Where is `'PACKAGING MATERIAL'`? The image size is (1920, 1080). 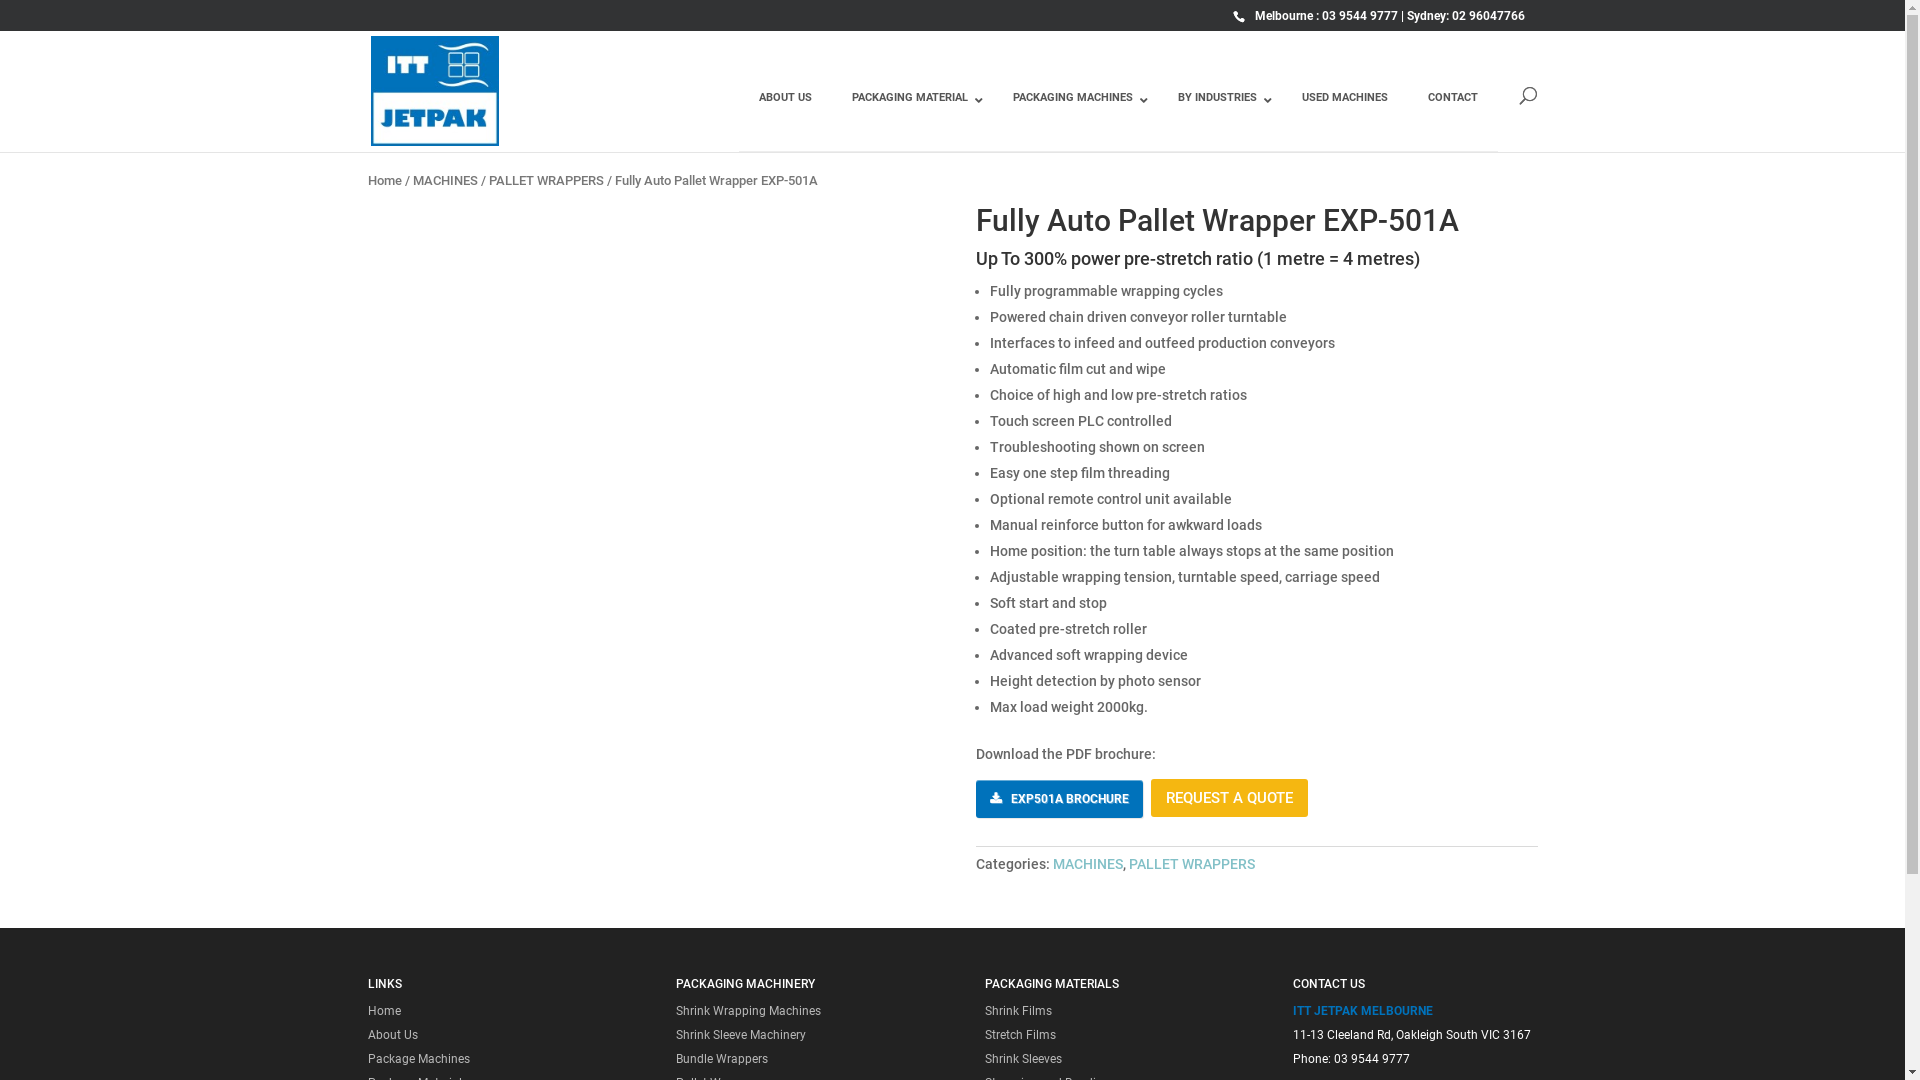
'PACKAGING MATERIAL' is located at coordinates (911, 112).